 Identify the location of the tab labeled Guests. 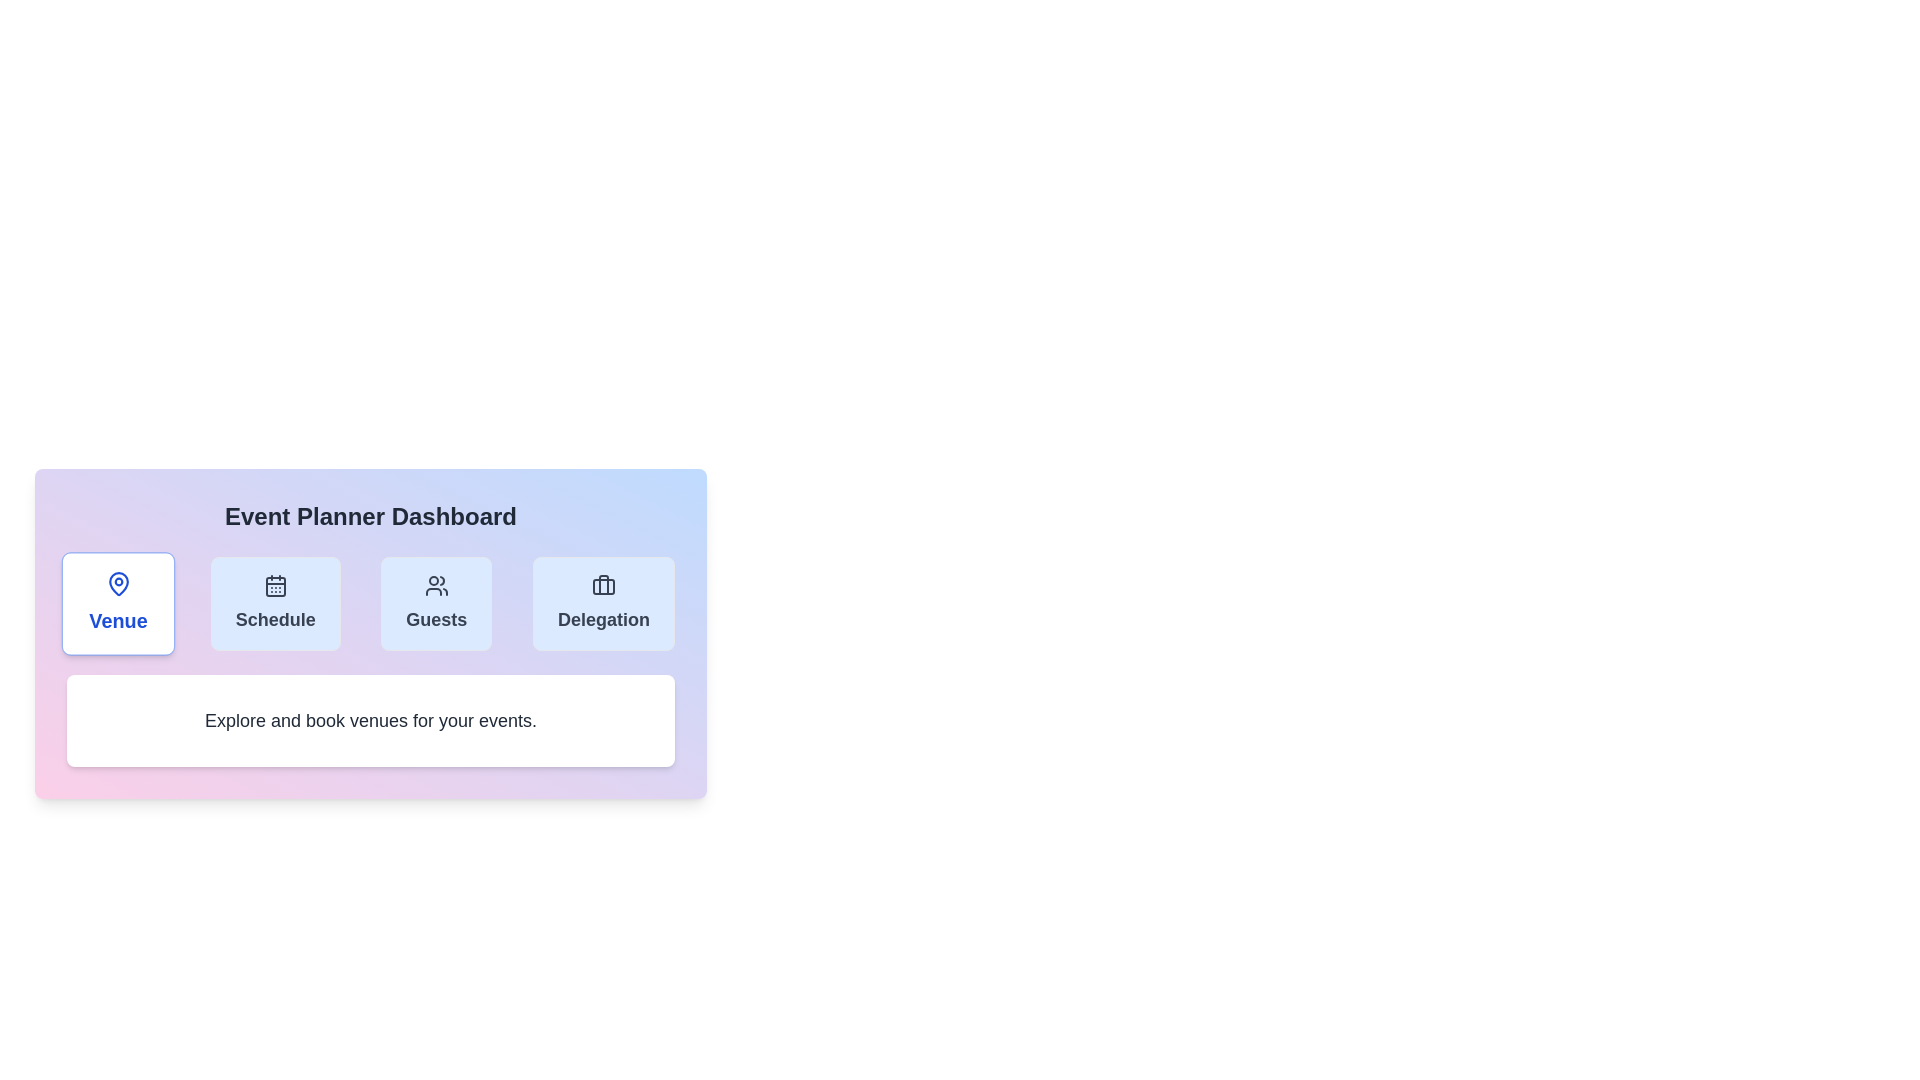
(435, 603).